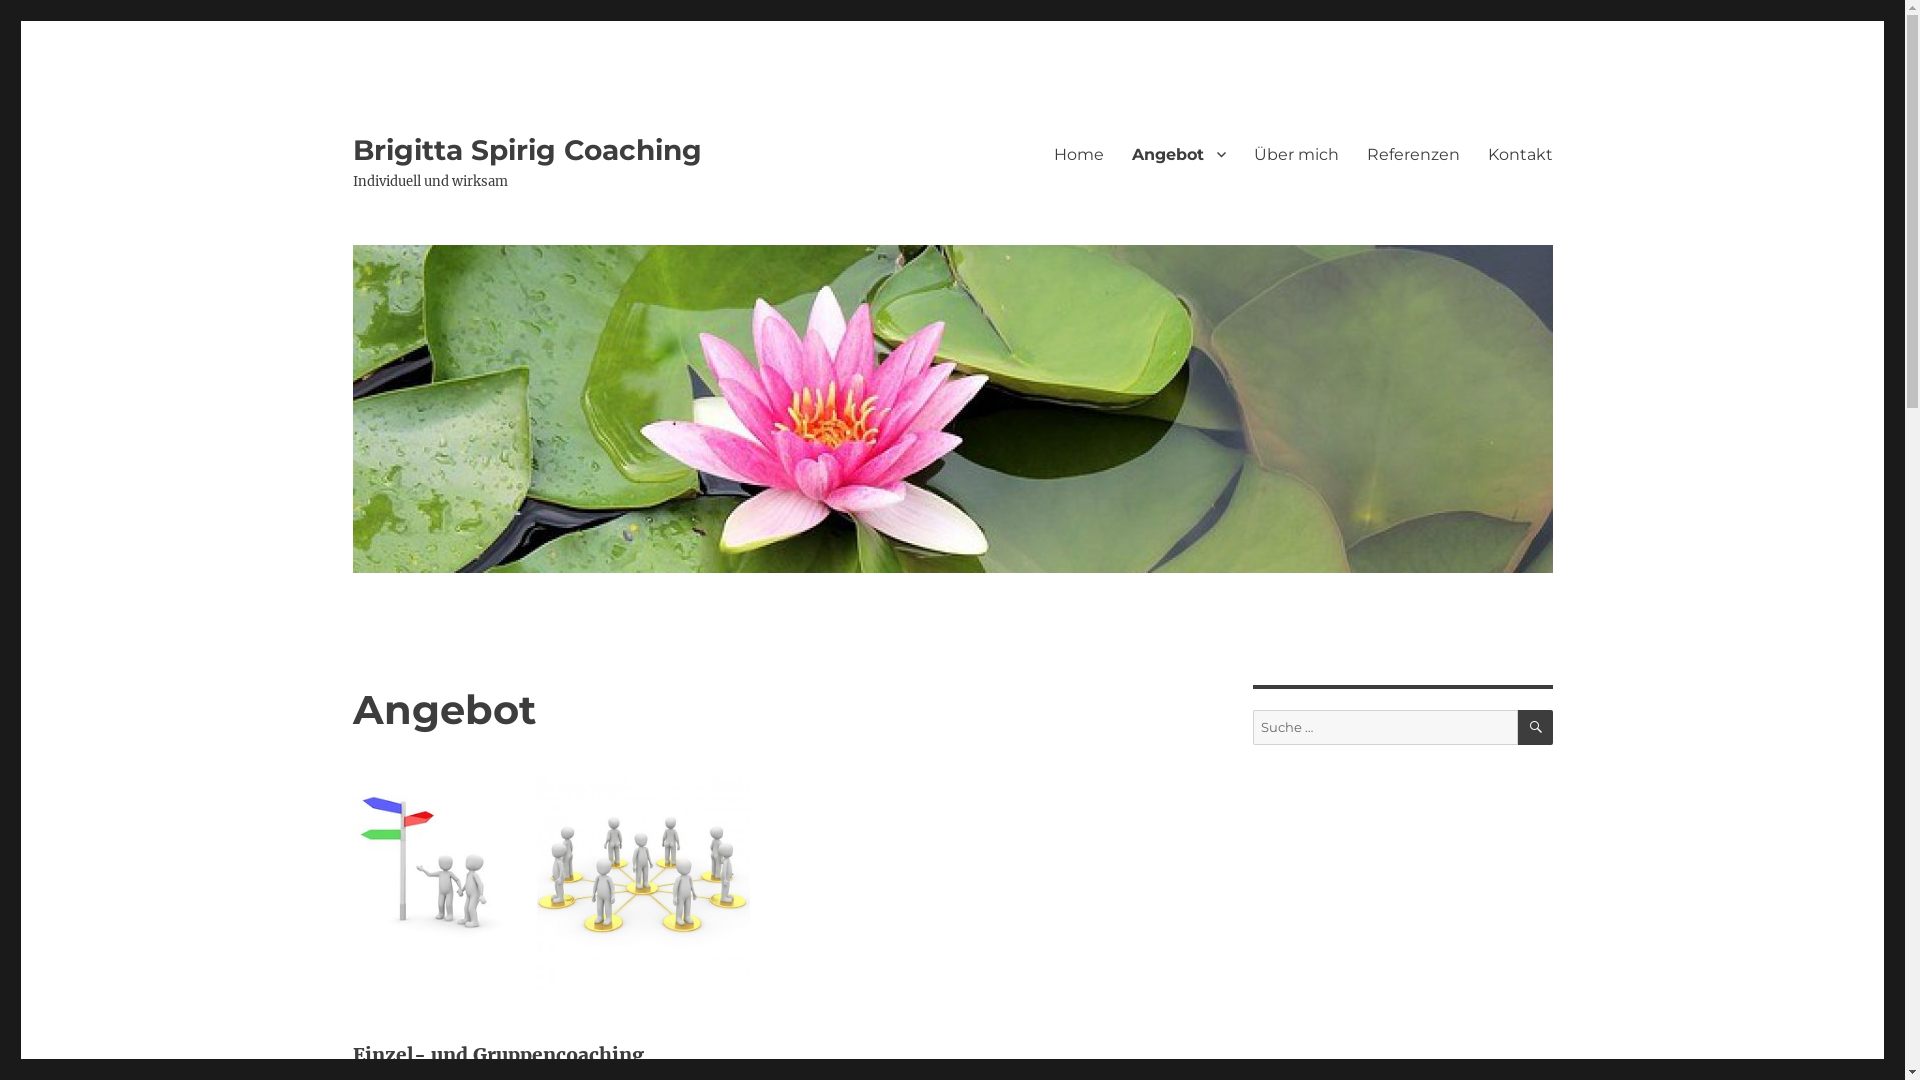 The height and width of the screenshot is (1080, 1920). I want to click on 'Home', so click(1040, 153).